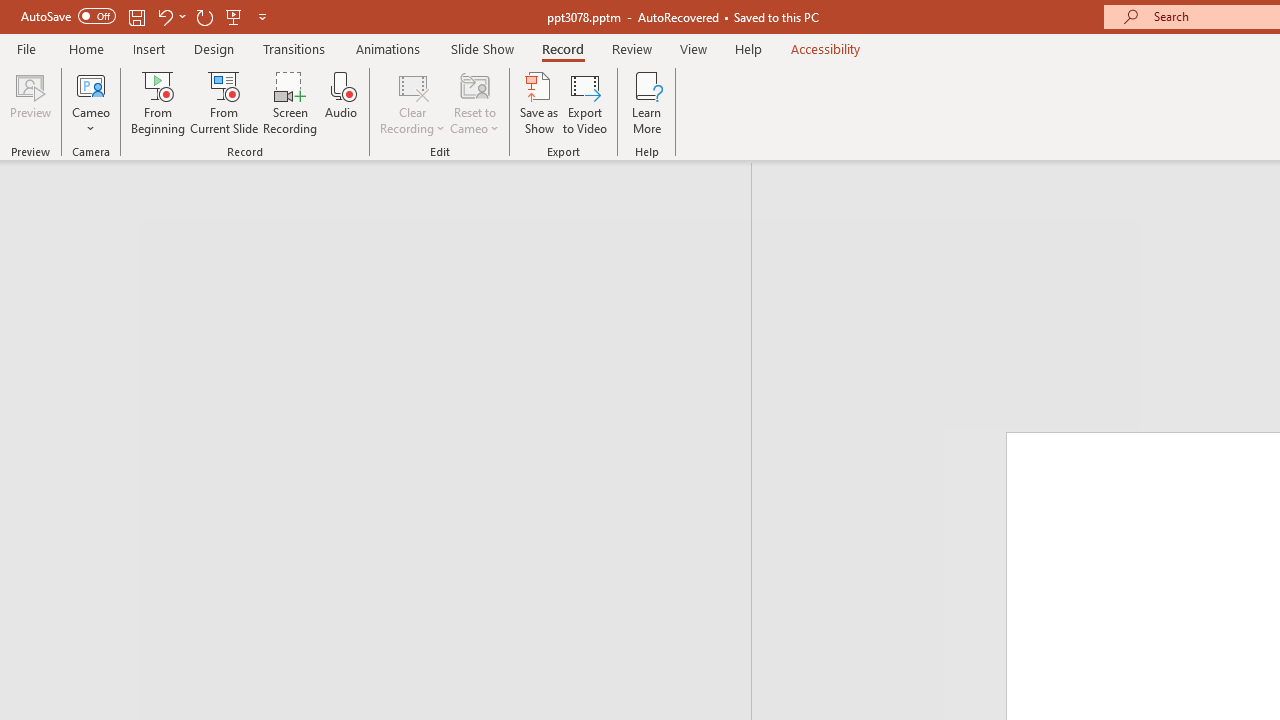 This screenshot has width=1280, height=720. I want to click on 'Screen Recording', so click(289, 103).